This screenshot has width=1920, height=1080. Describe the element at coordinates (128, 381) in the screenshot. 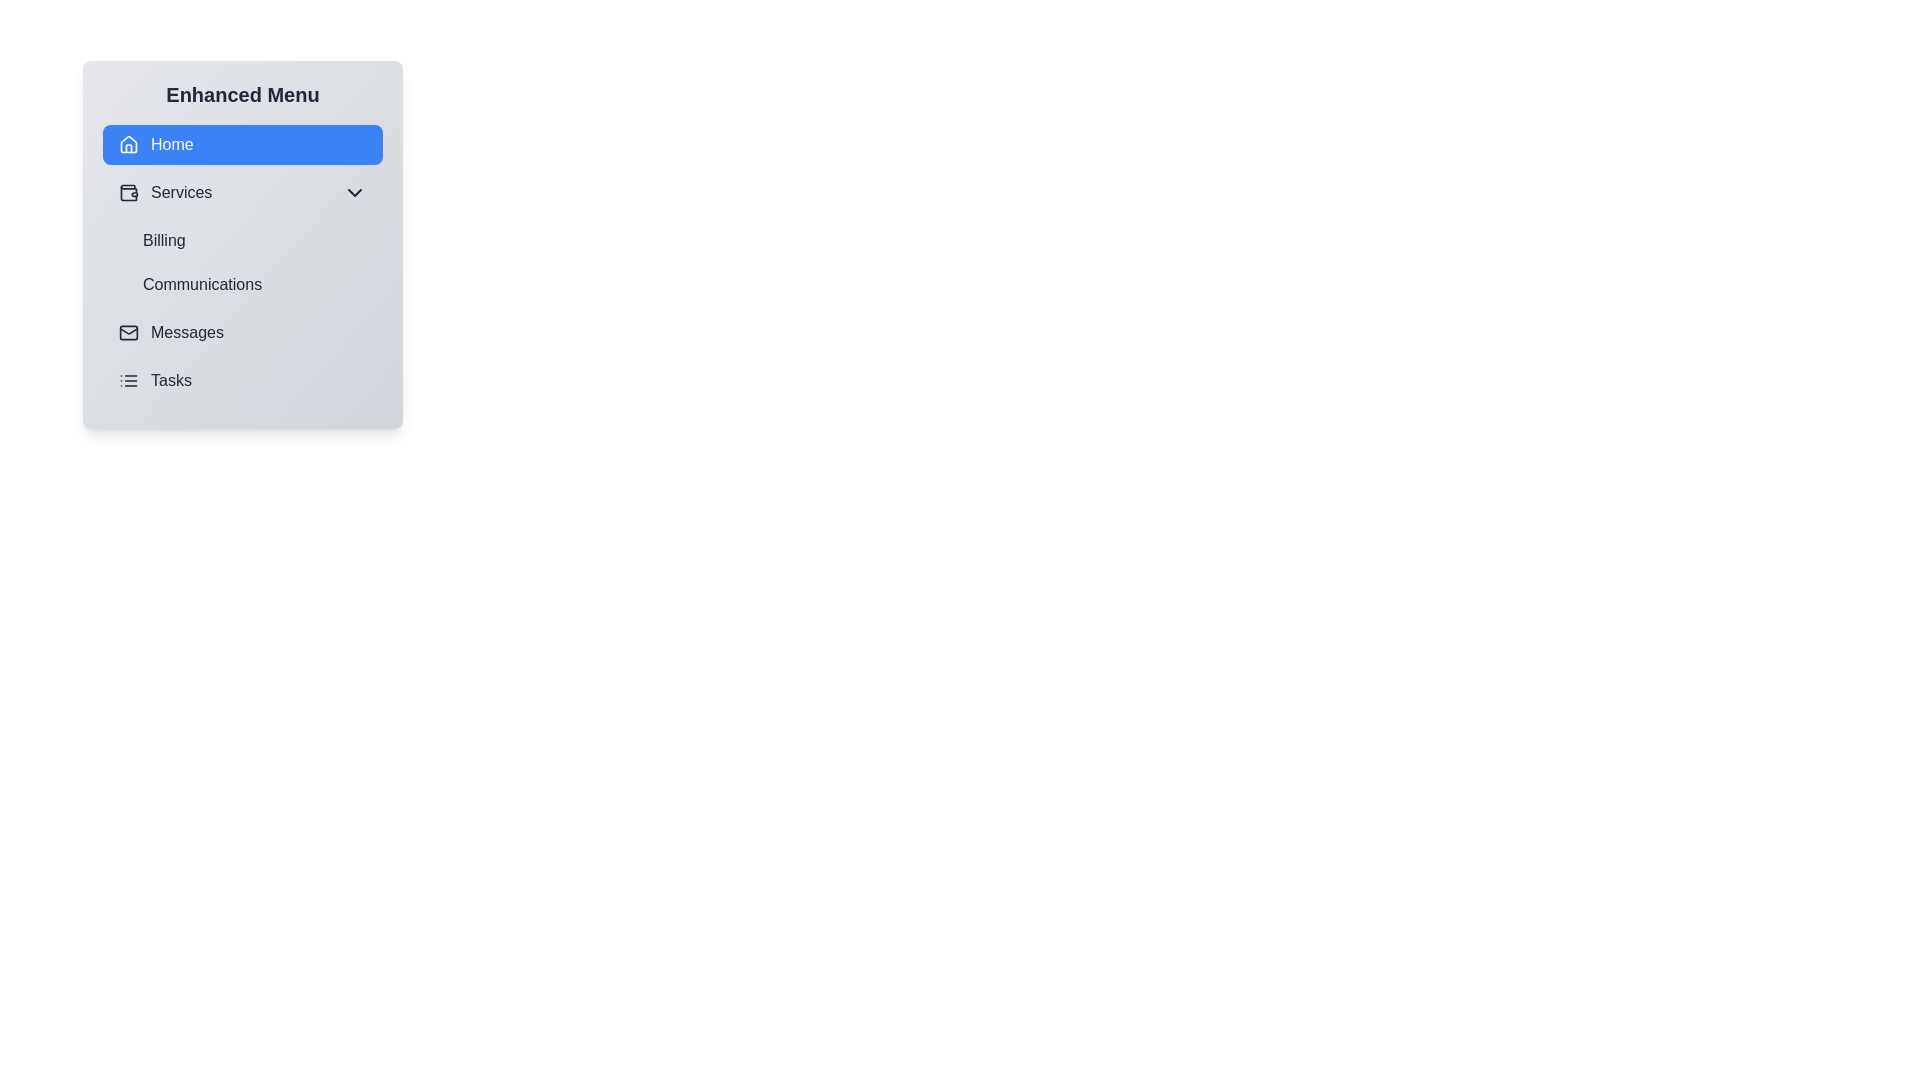

I see `the bulleted list icon located to the left of the text 'Tasks' in the lower part of the sidebar menu` at that location.